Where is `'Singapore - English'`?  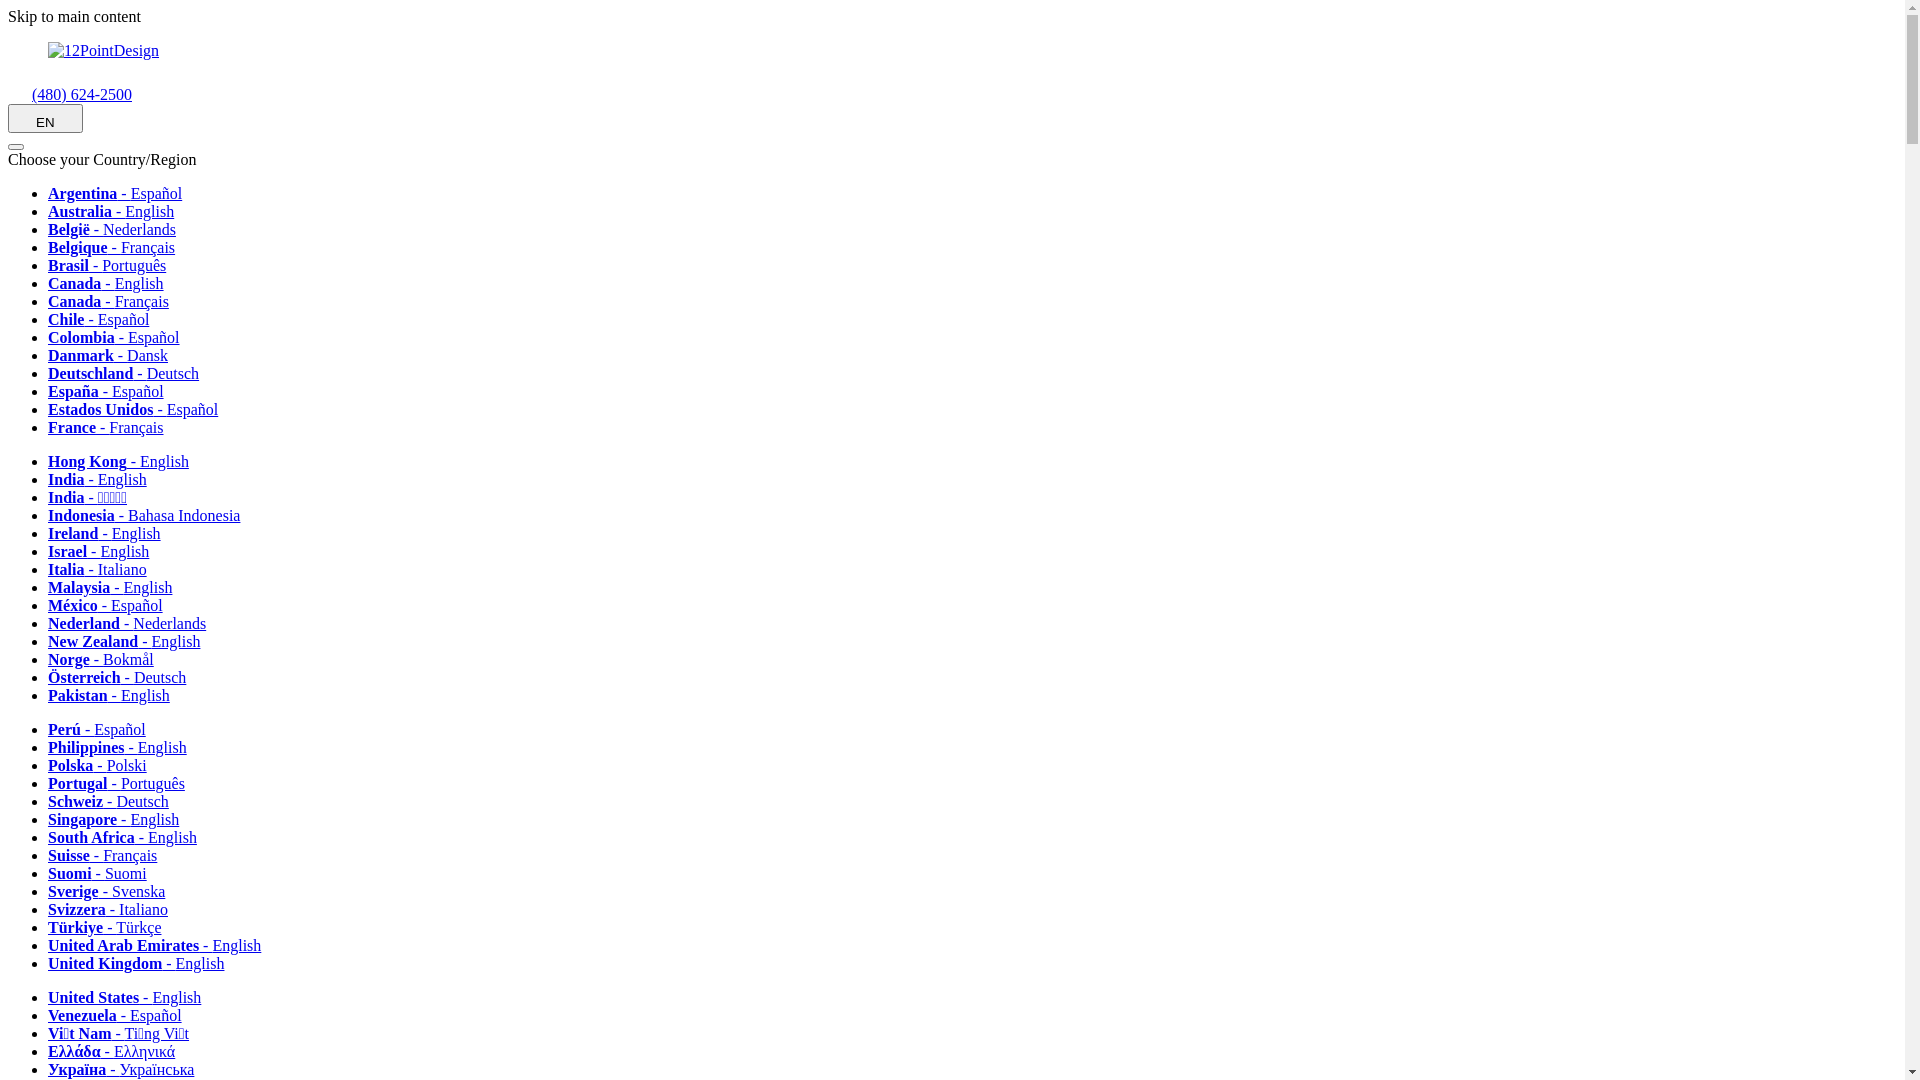
'Singapore - English' is located at coordinates (119, 819).